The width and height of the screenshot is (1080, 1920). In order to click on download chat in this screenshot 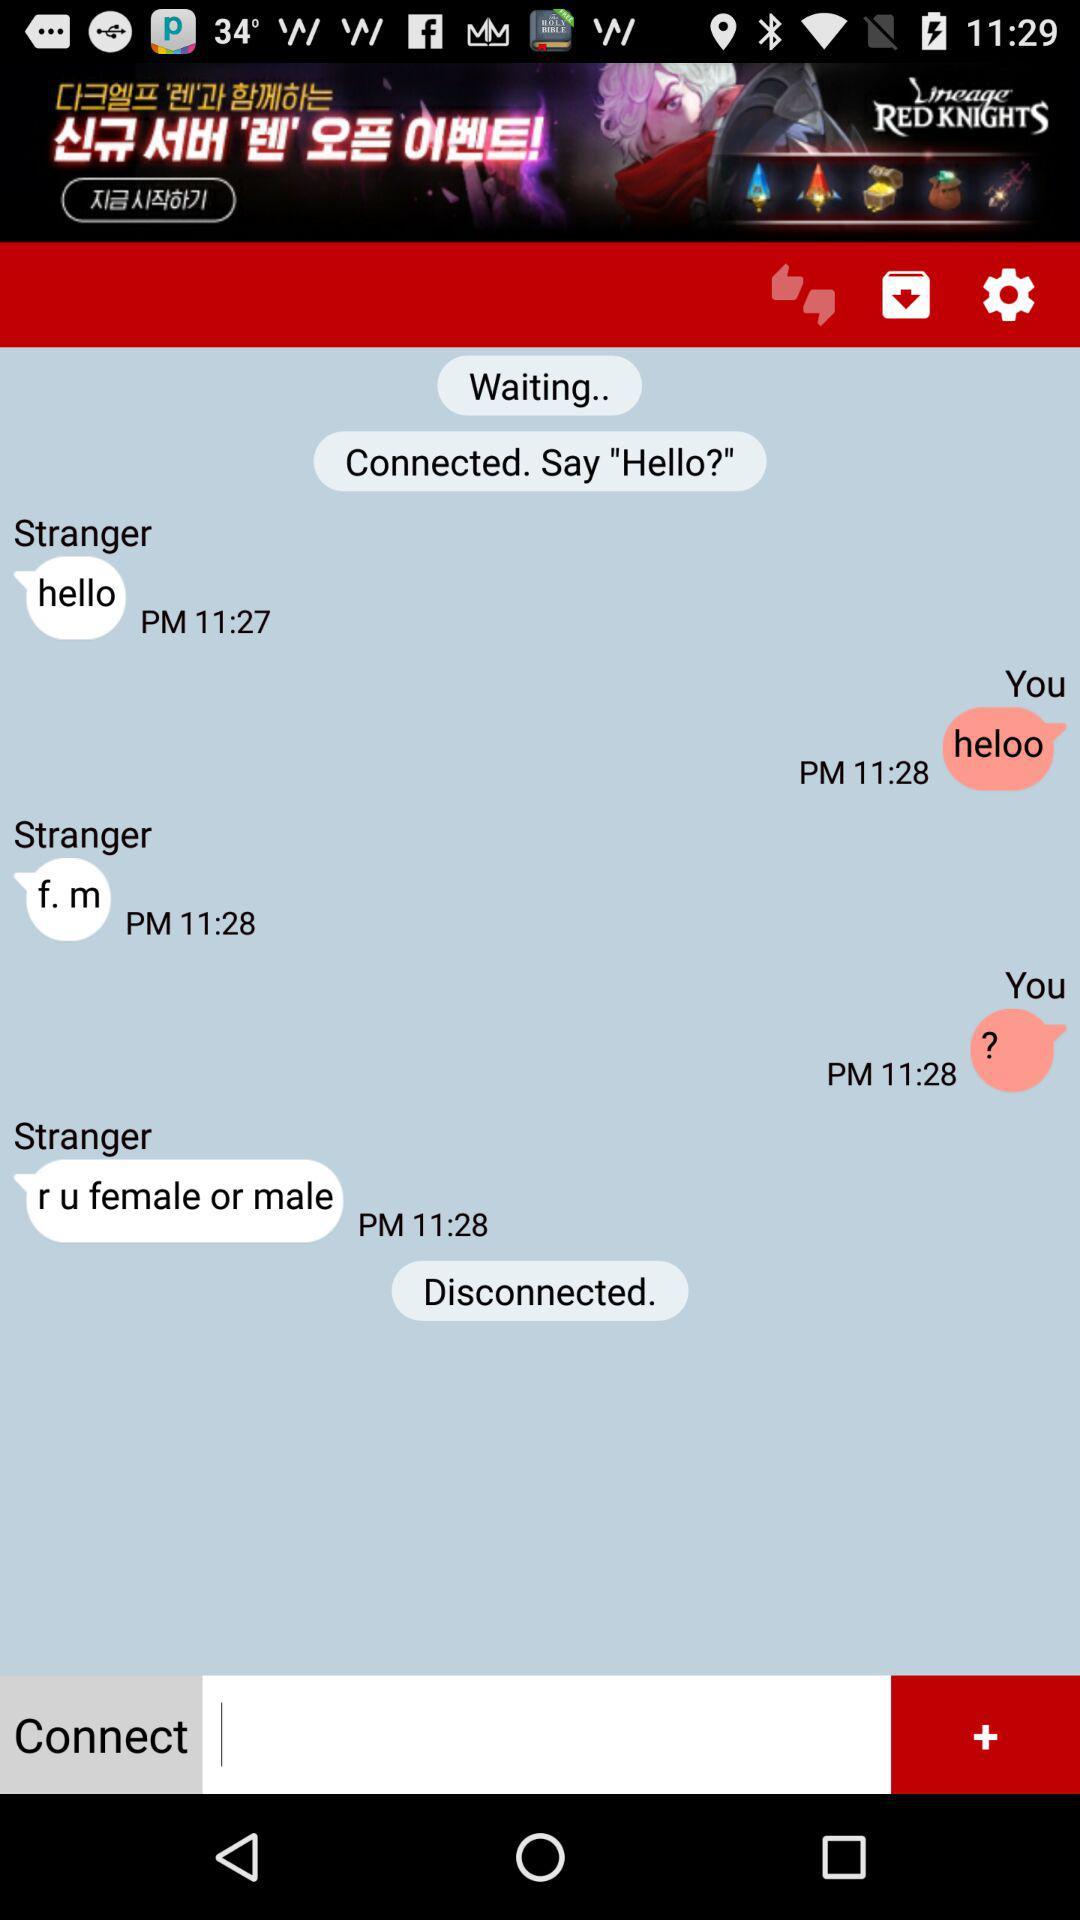, I will do `click(906, 293)`.